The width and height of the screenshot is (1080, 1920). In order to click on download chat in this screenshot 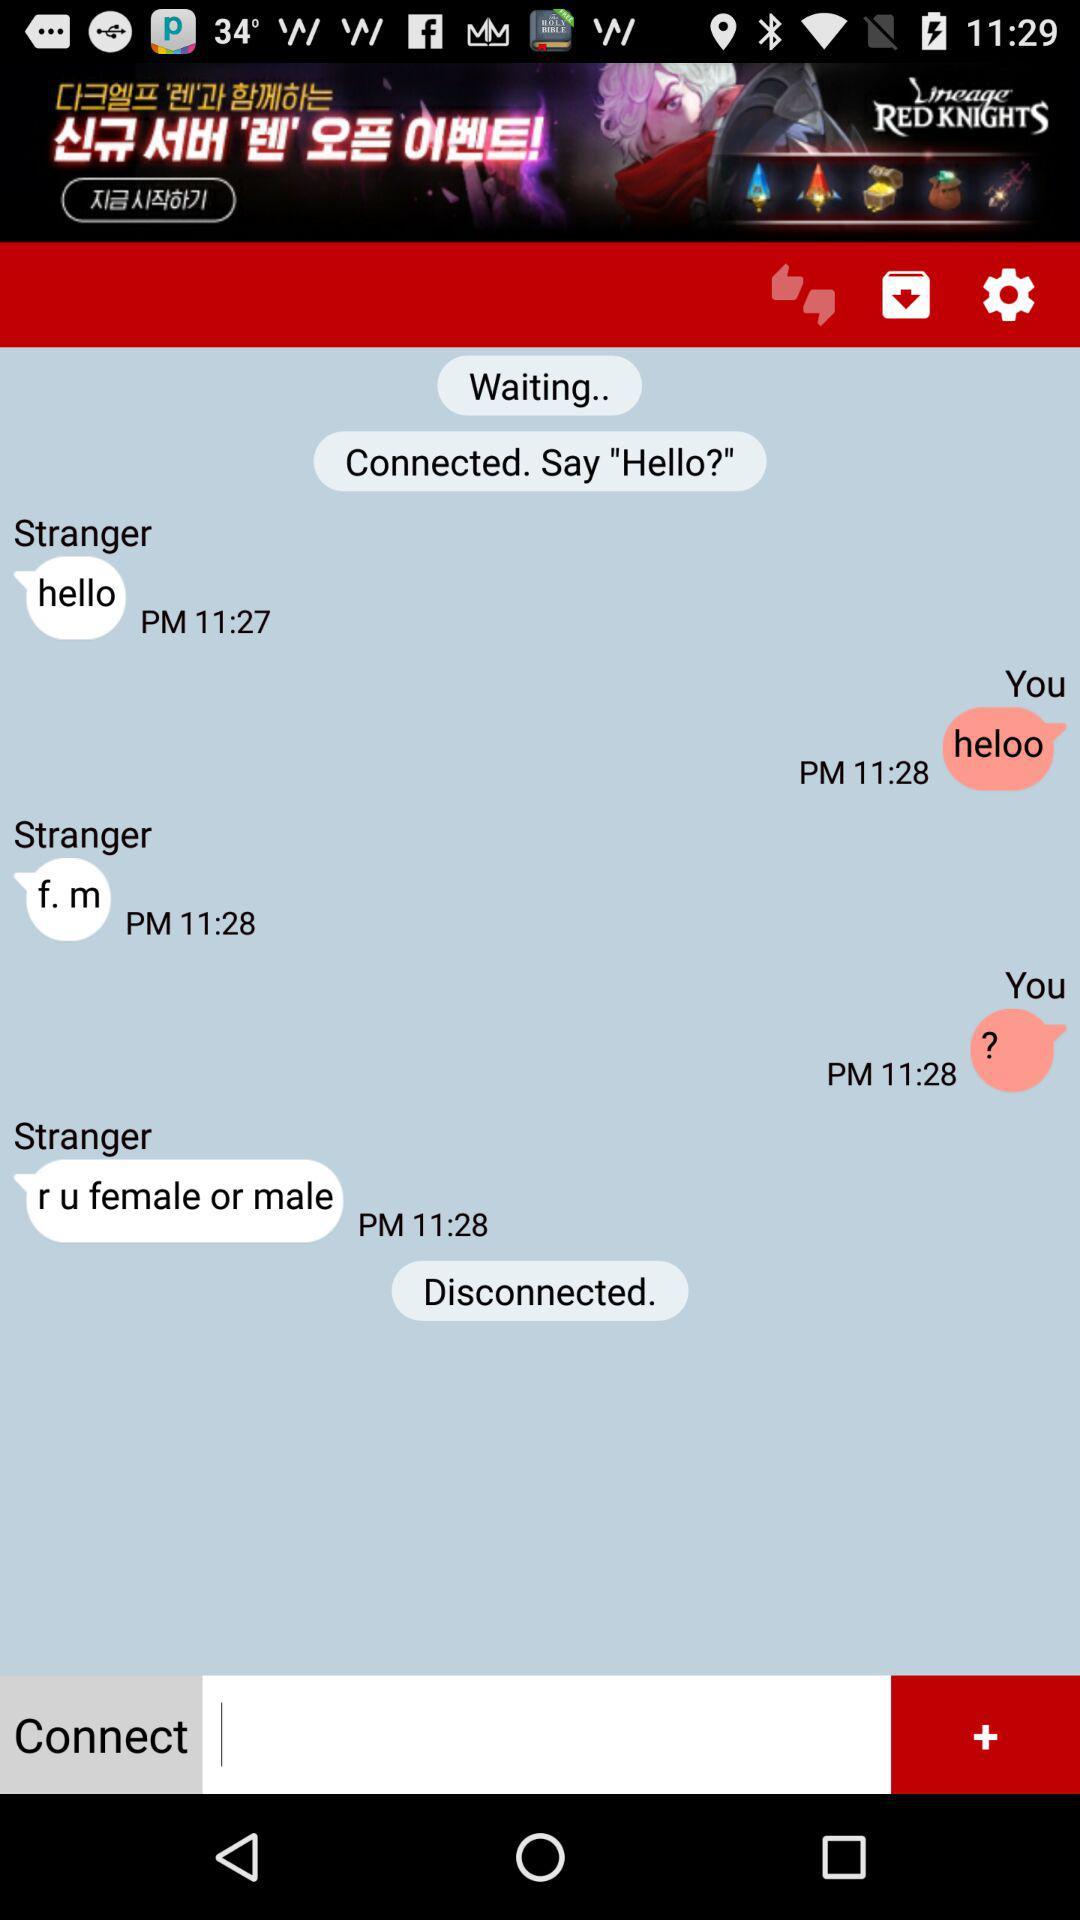, I will do `click(906, 293)`.